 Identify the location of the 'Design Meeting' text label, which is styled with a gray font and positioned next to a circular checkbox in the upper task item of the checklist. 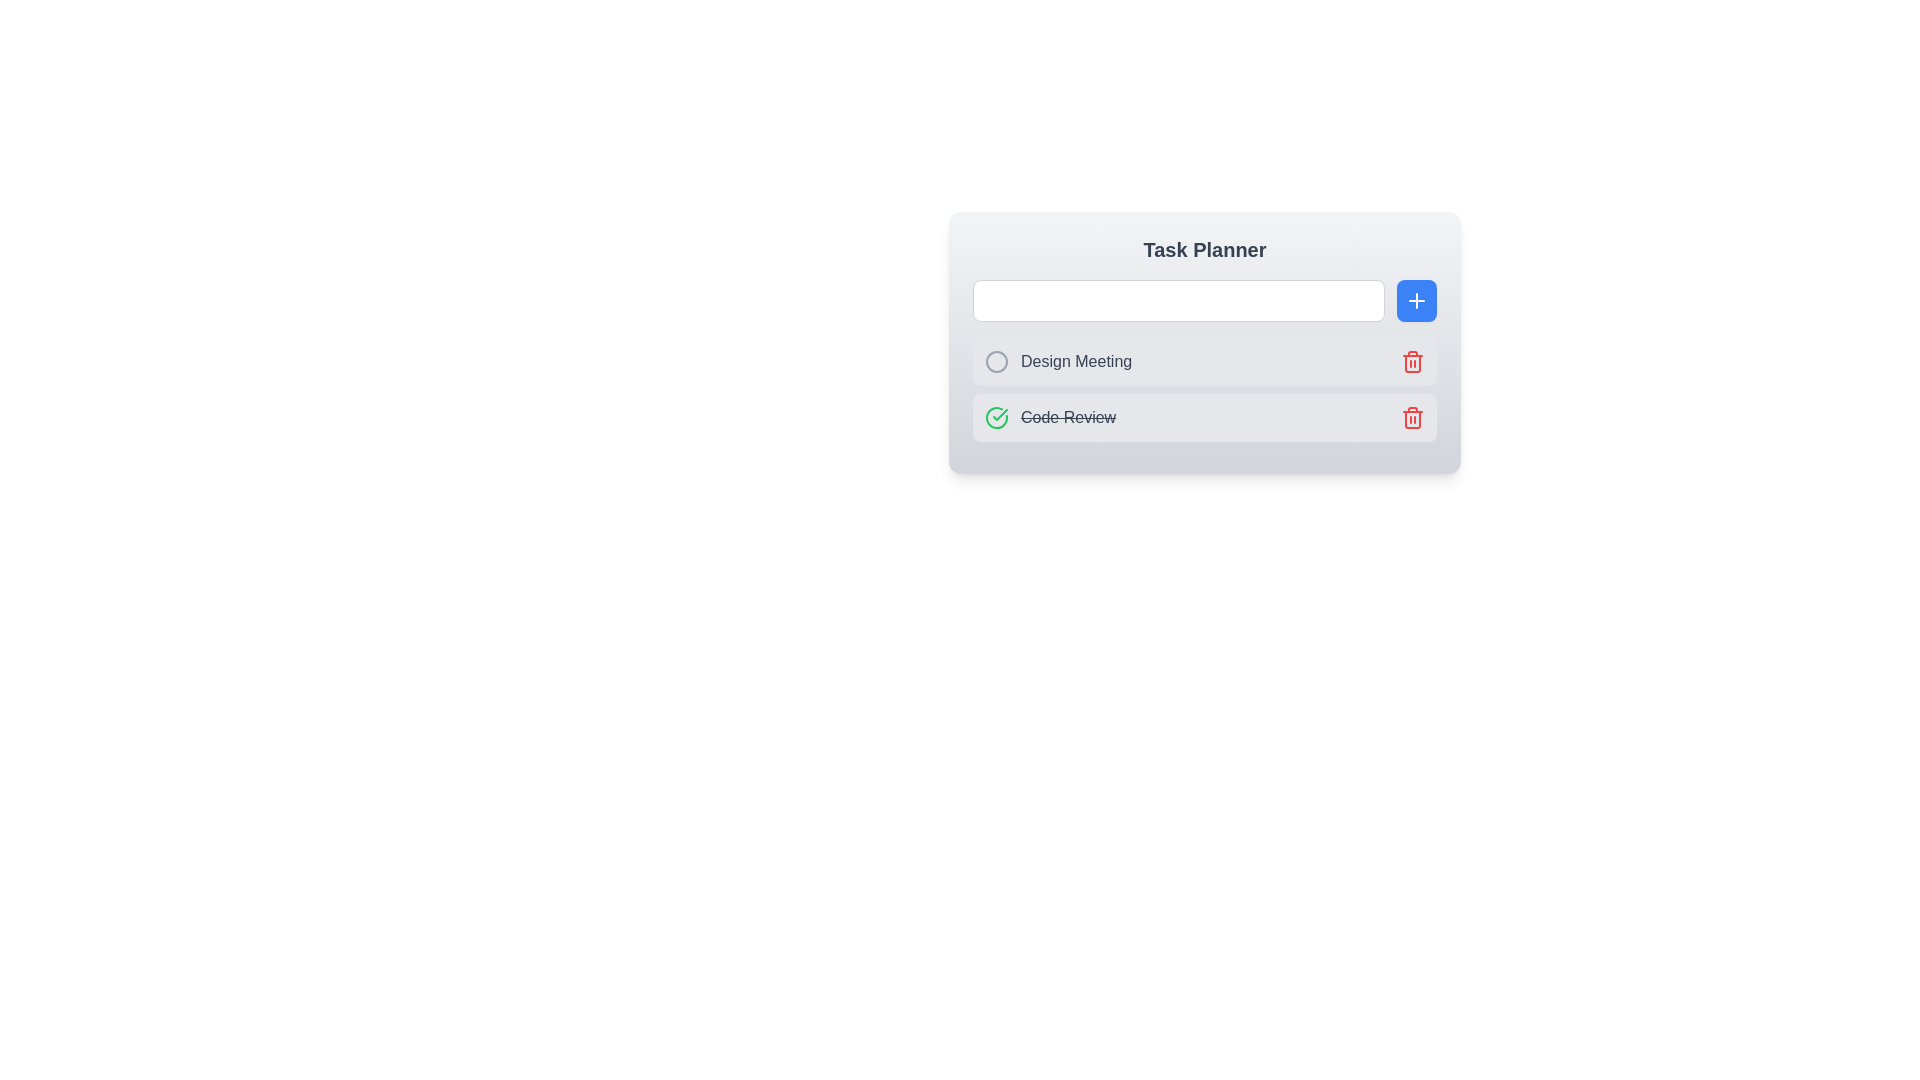
(1057, 362).